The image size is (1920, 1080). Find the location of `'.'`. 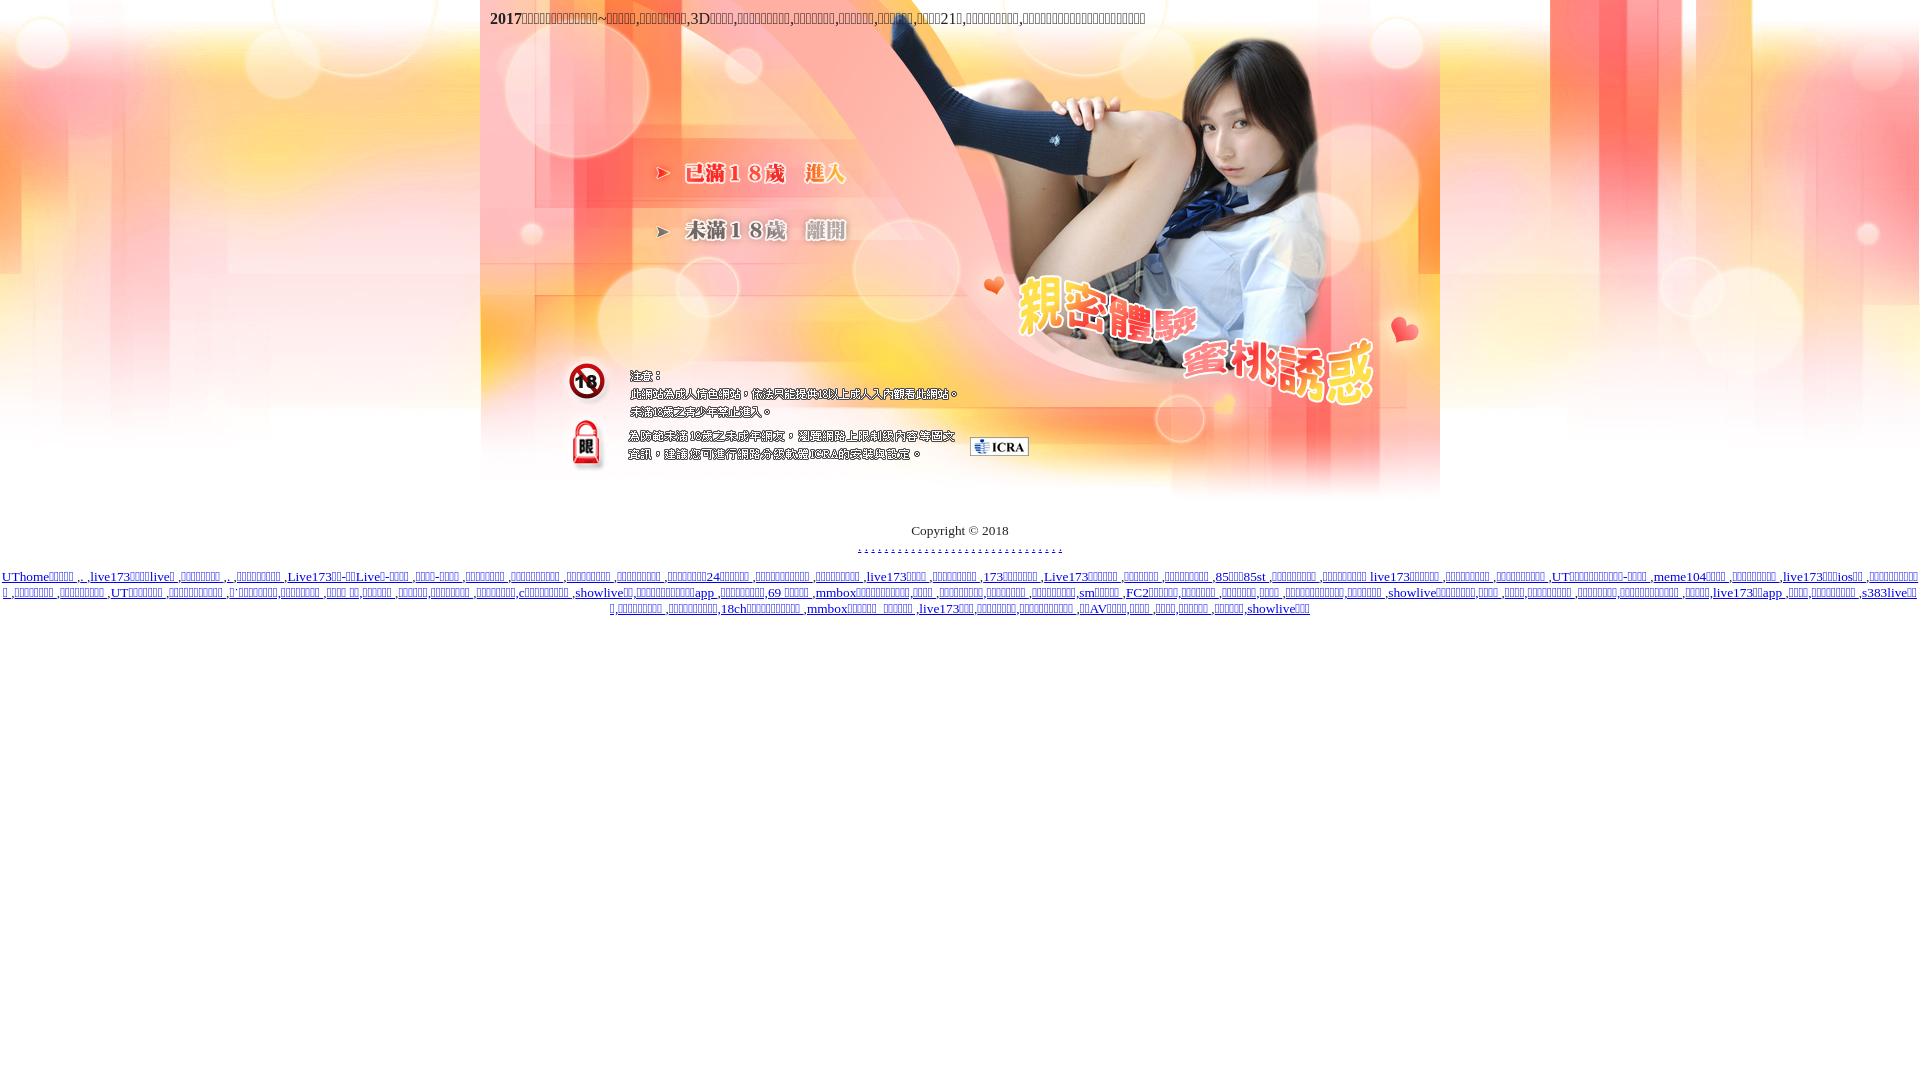

'.' is located at coordinates (80, 576).